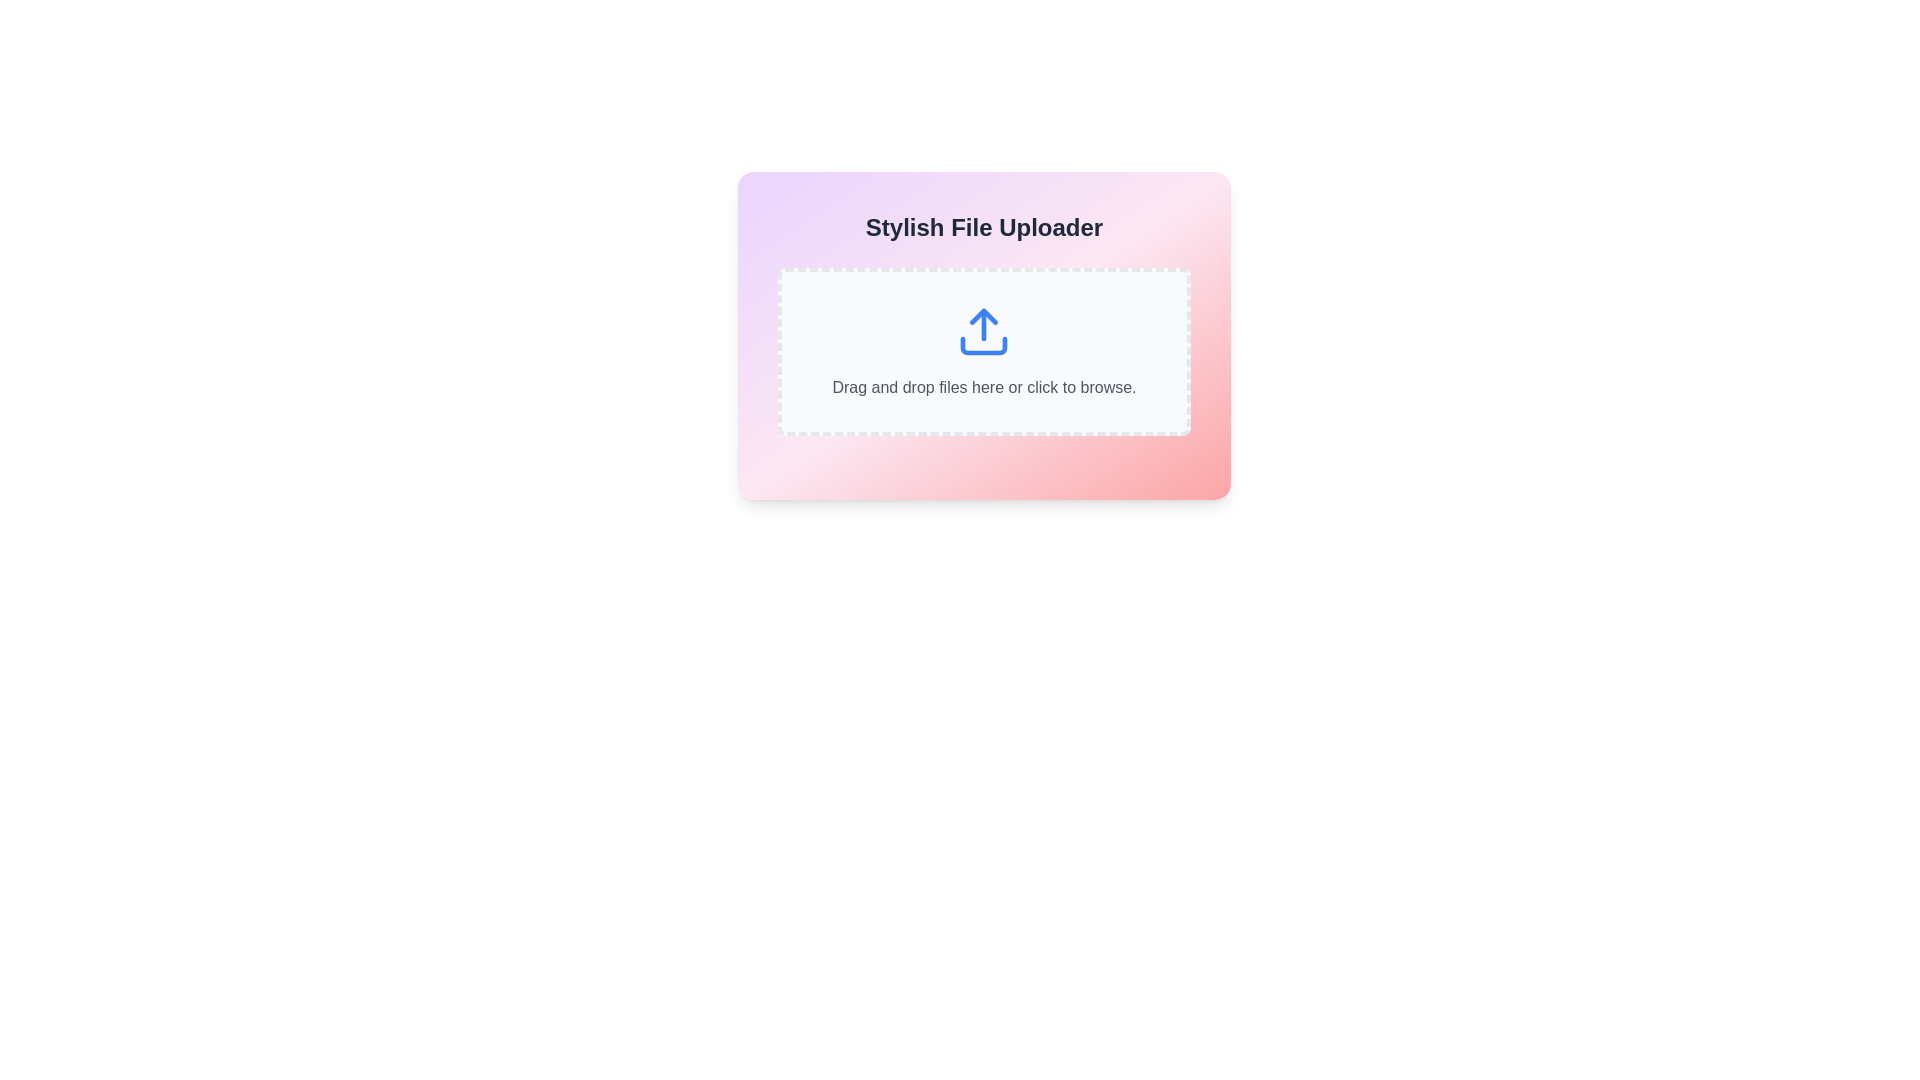  Describe the element at coordinates (984, 345) in the screenshot. I see `the graphical representation of the decorative vector graphic that forms part of the upload symbol within the upload area, positioned at the center coordinates` at that location.